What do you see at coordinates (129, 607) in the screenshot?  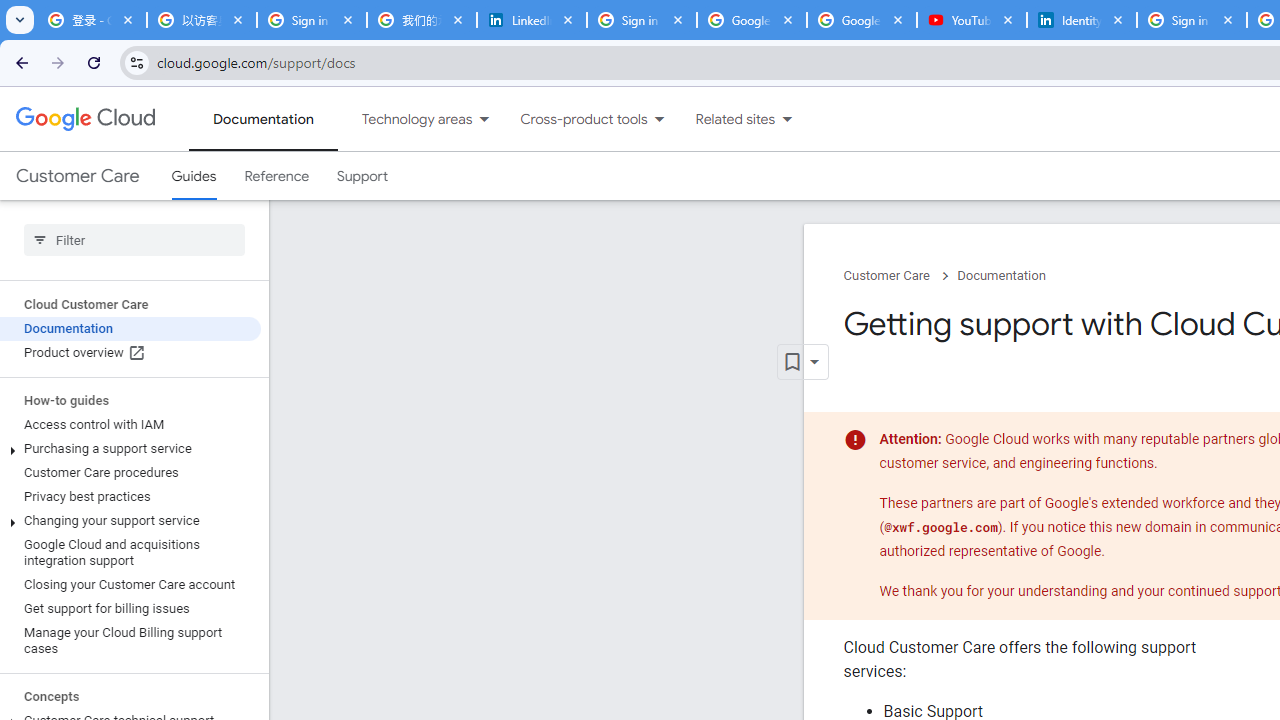 I see `'Get support for billing issues'` at bounding box center [129, 607].